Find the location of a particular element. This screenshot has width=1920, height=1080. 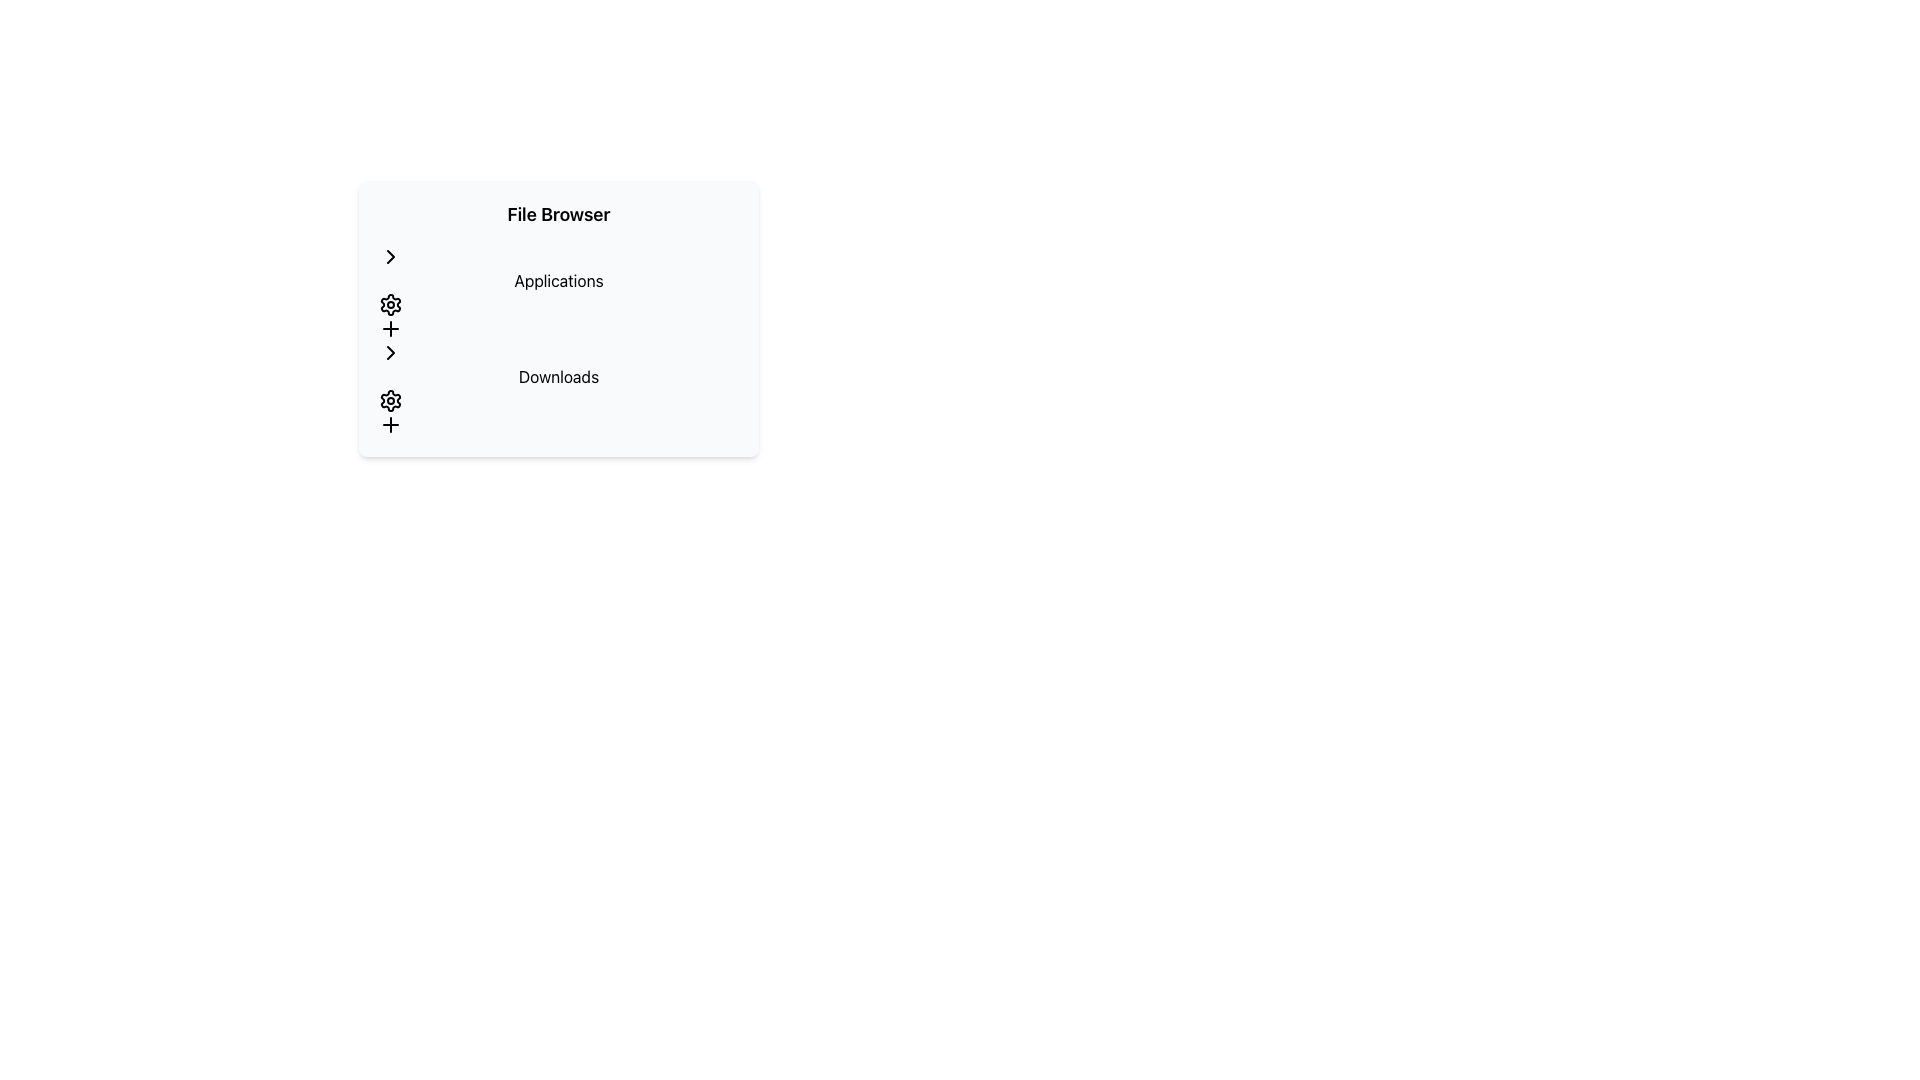

the rightward-pointing chevron icon located at the top of the sidebar, next to the 'Applications' text is located at coordinates (390, 256).